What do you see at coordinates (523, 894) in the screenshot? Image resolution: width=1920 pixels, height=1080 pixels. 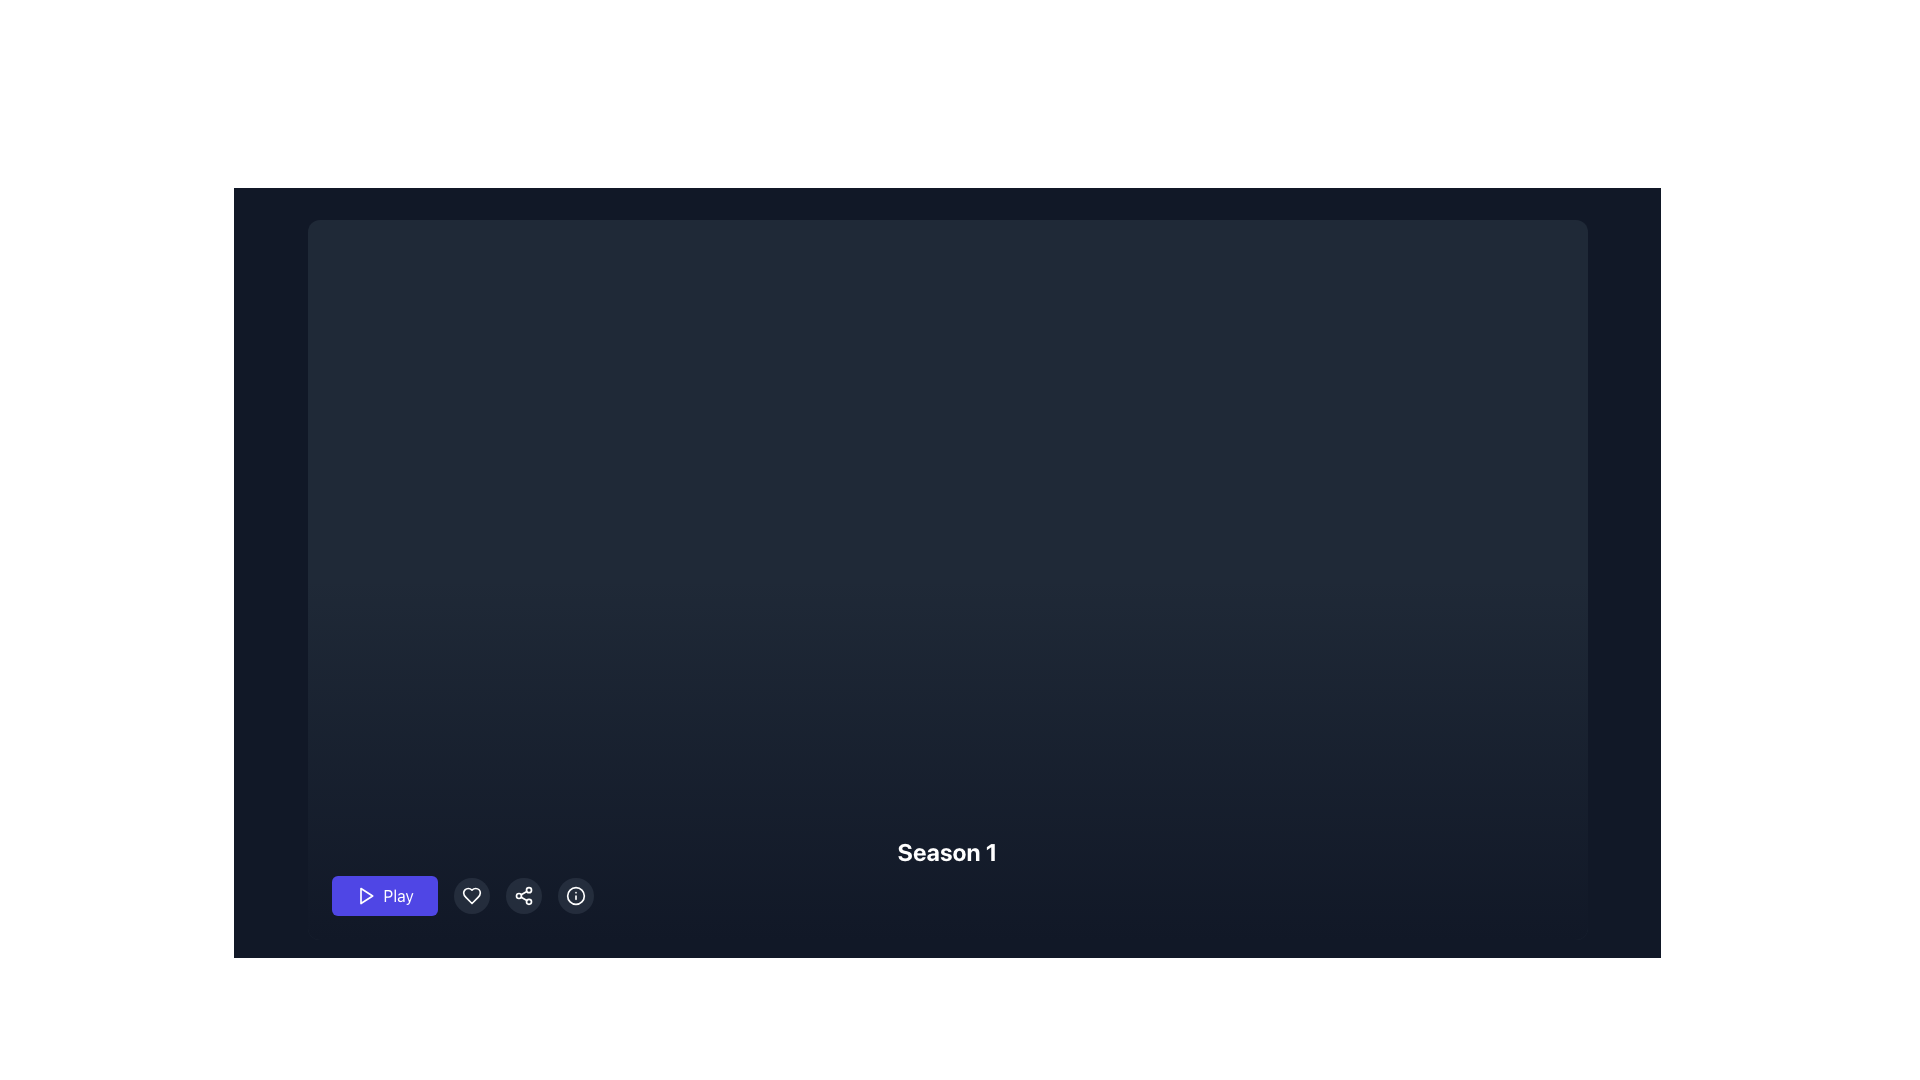 I see `the third interactive sharing button located between the heart-shaped button and the information icon` at bounding box center [523, 894].